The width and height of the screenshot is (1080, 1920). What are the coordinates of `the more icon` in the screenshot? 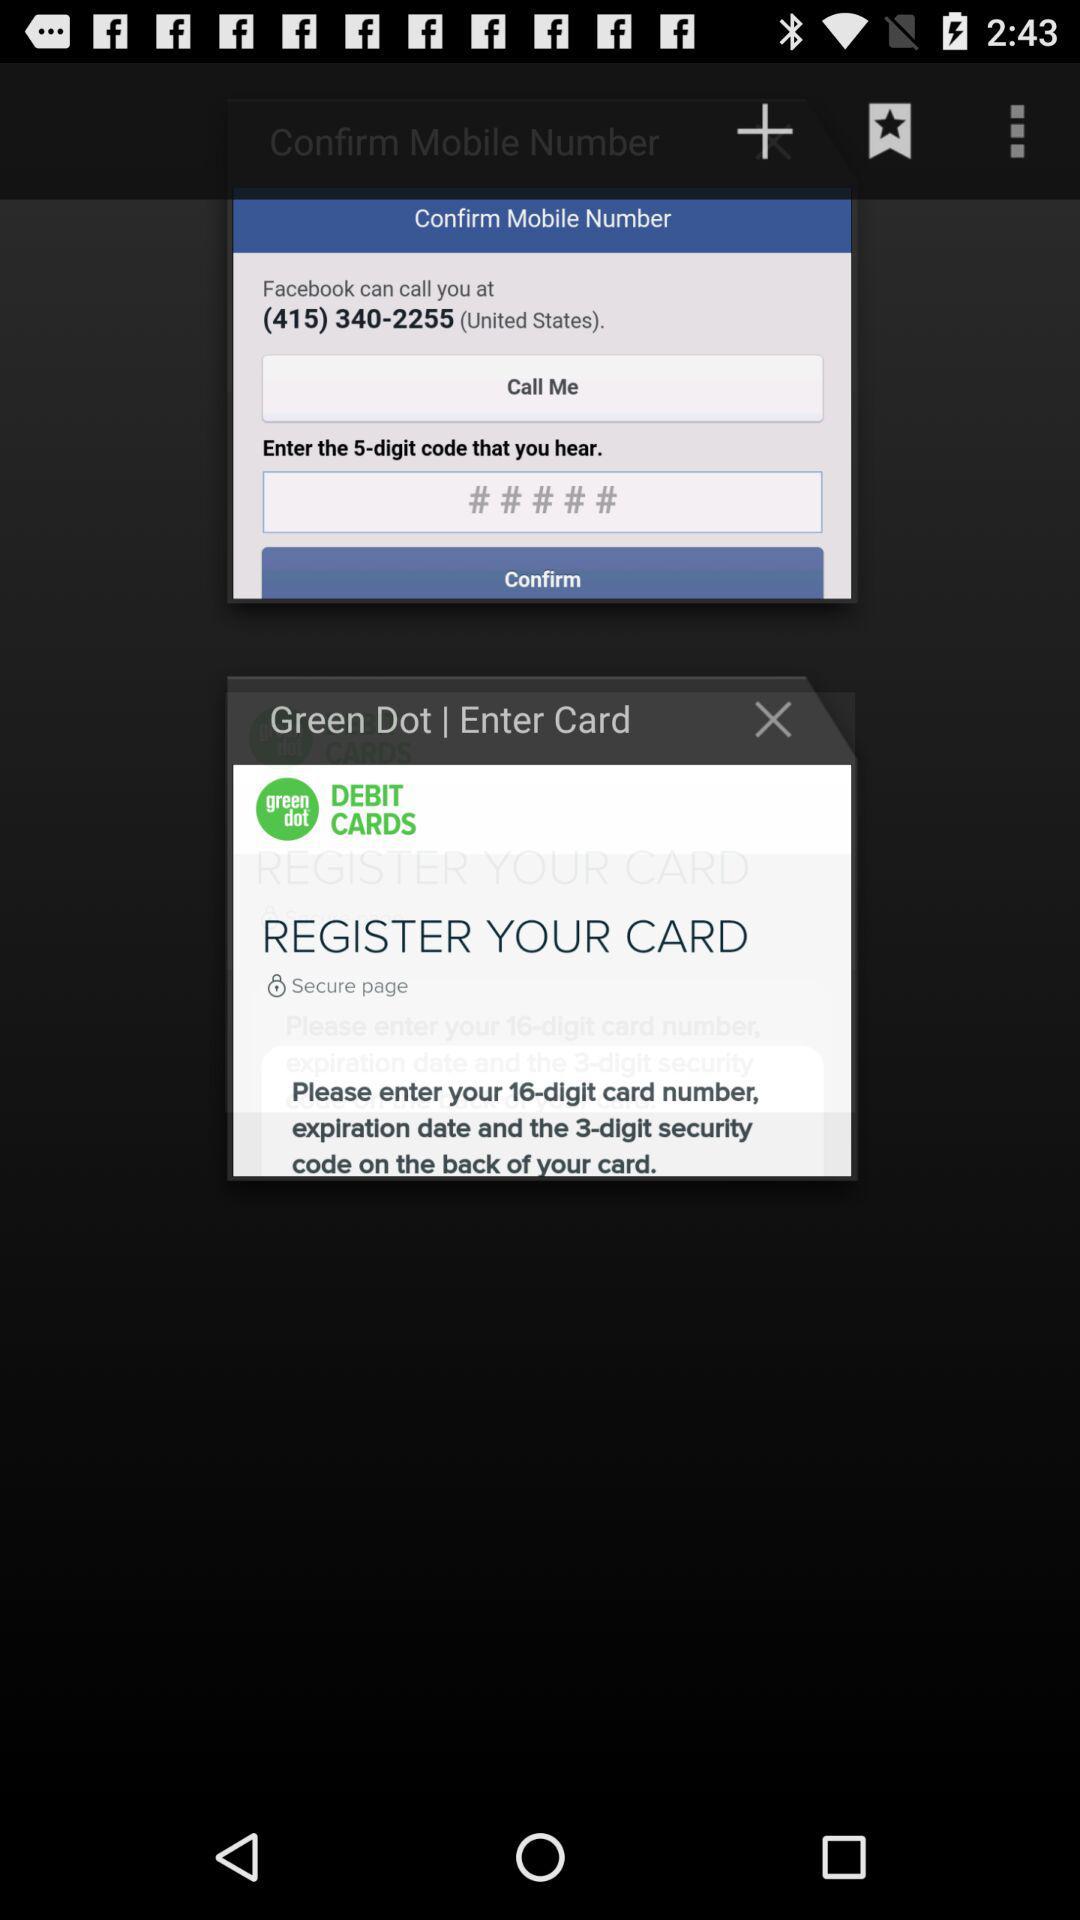 It's located at (1017, 139).